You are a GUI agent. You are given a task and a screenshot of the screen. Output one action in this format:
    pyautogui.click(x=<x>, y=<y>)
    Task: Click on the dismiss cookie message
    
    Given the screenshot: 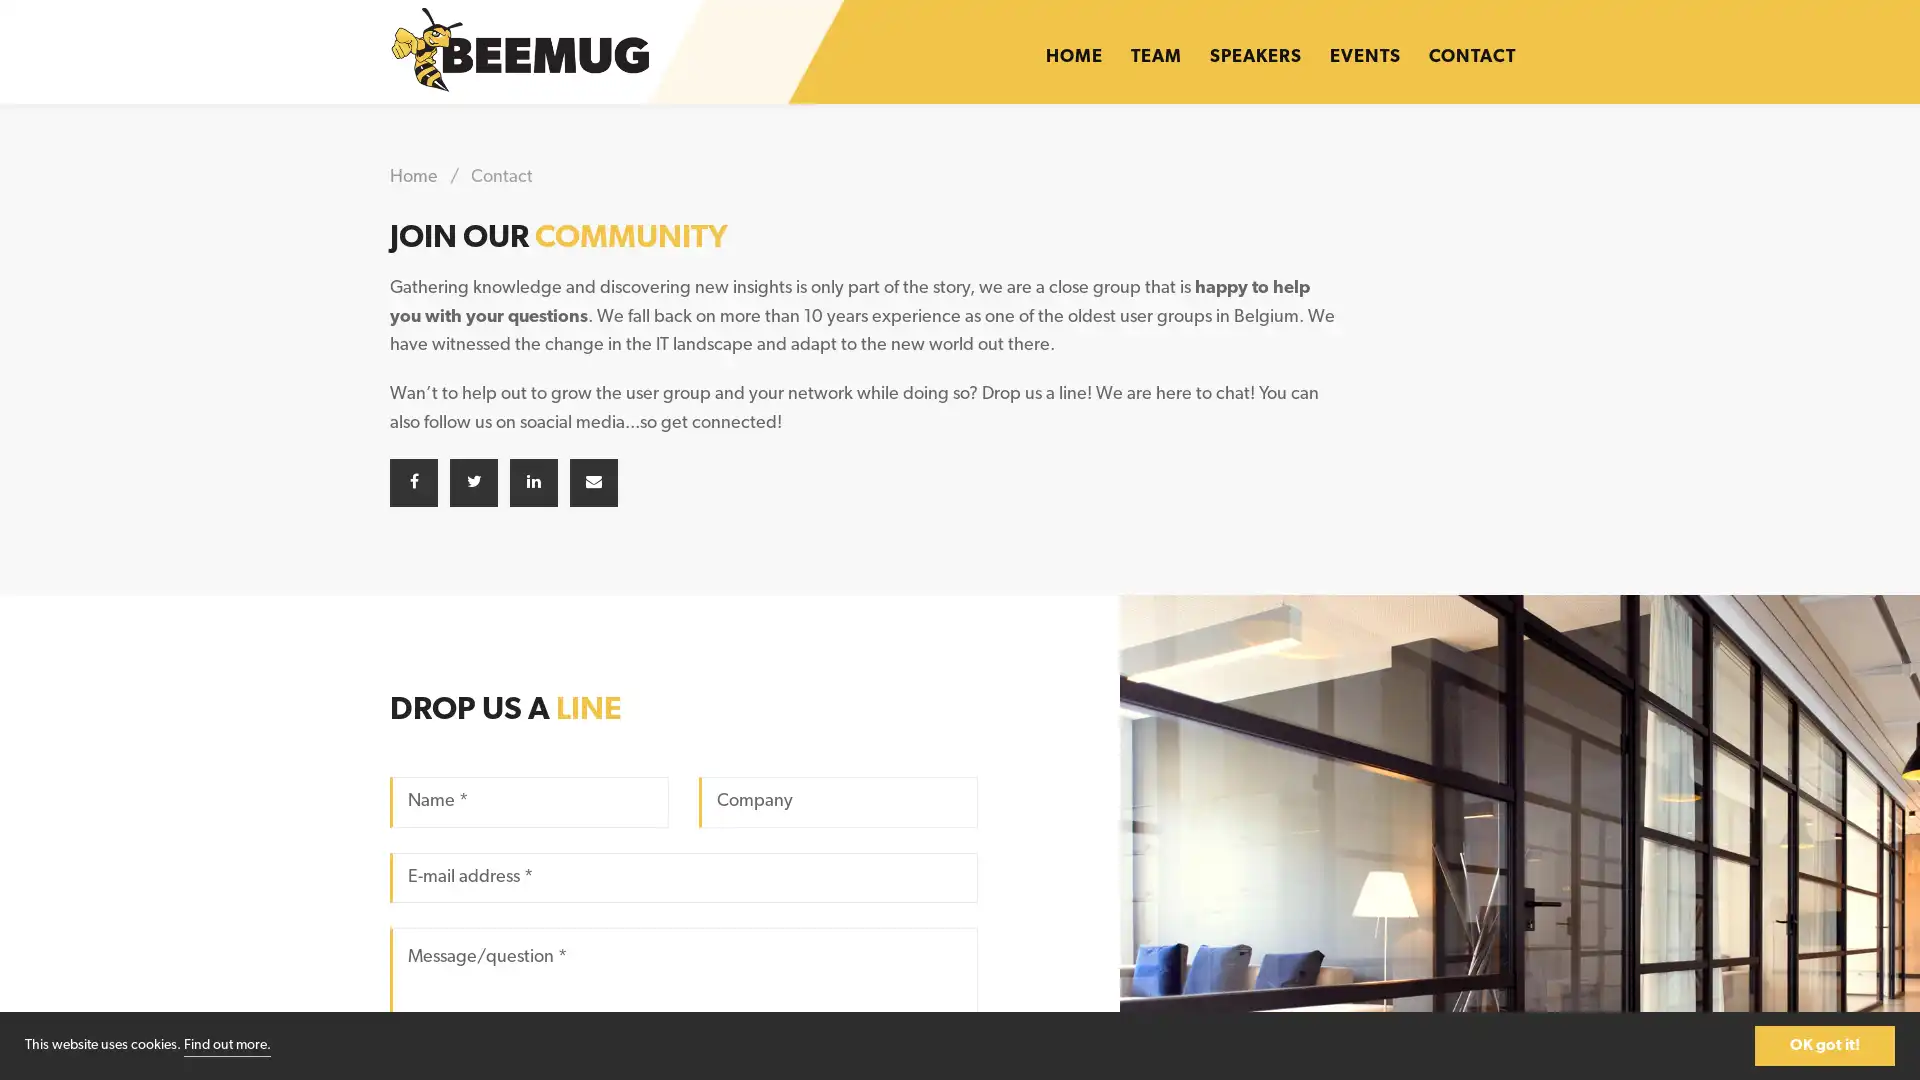 What is the action you would take?
    pyautogui.click(x=1824, y=1044)
    